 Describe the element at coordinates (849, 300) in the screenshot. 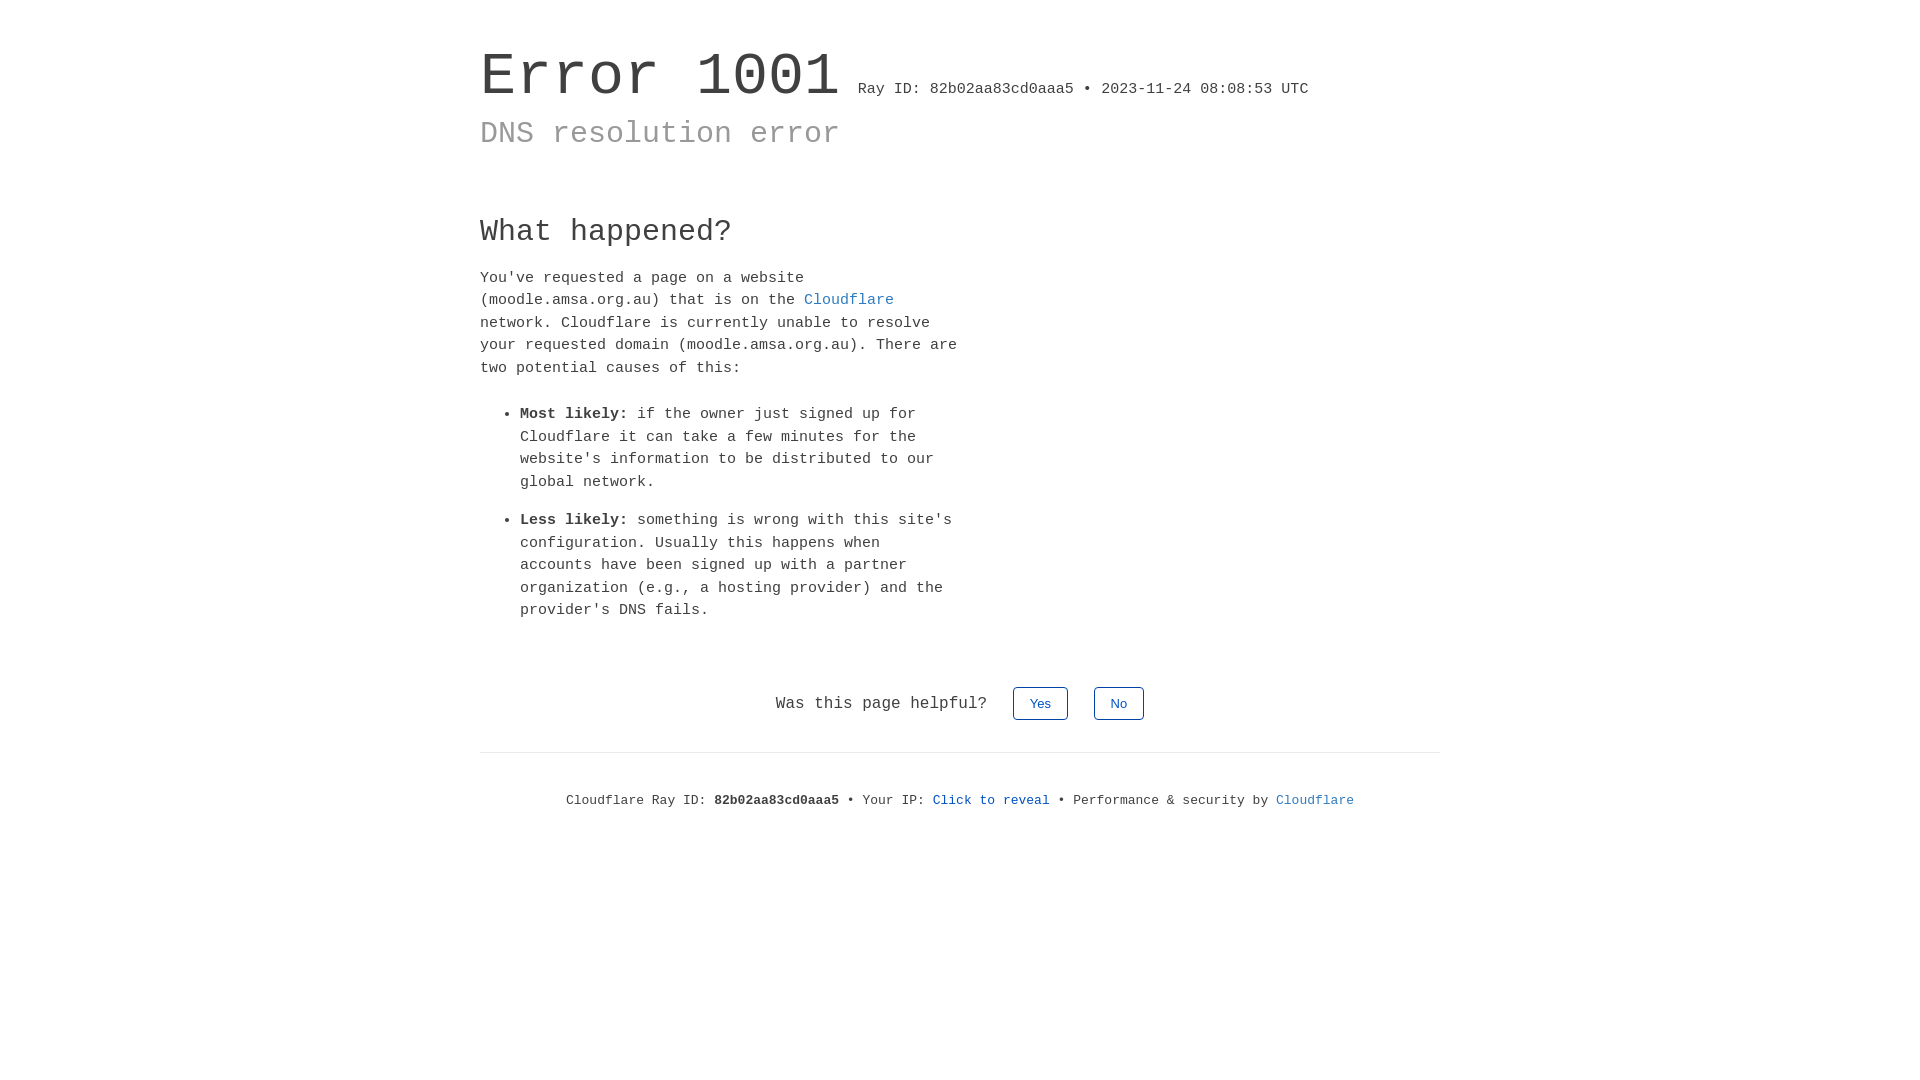

I see `'Cloudflare'` at that location.